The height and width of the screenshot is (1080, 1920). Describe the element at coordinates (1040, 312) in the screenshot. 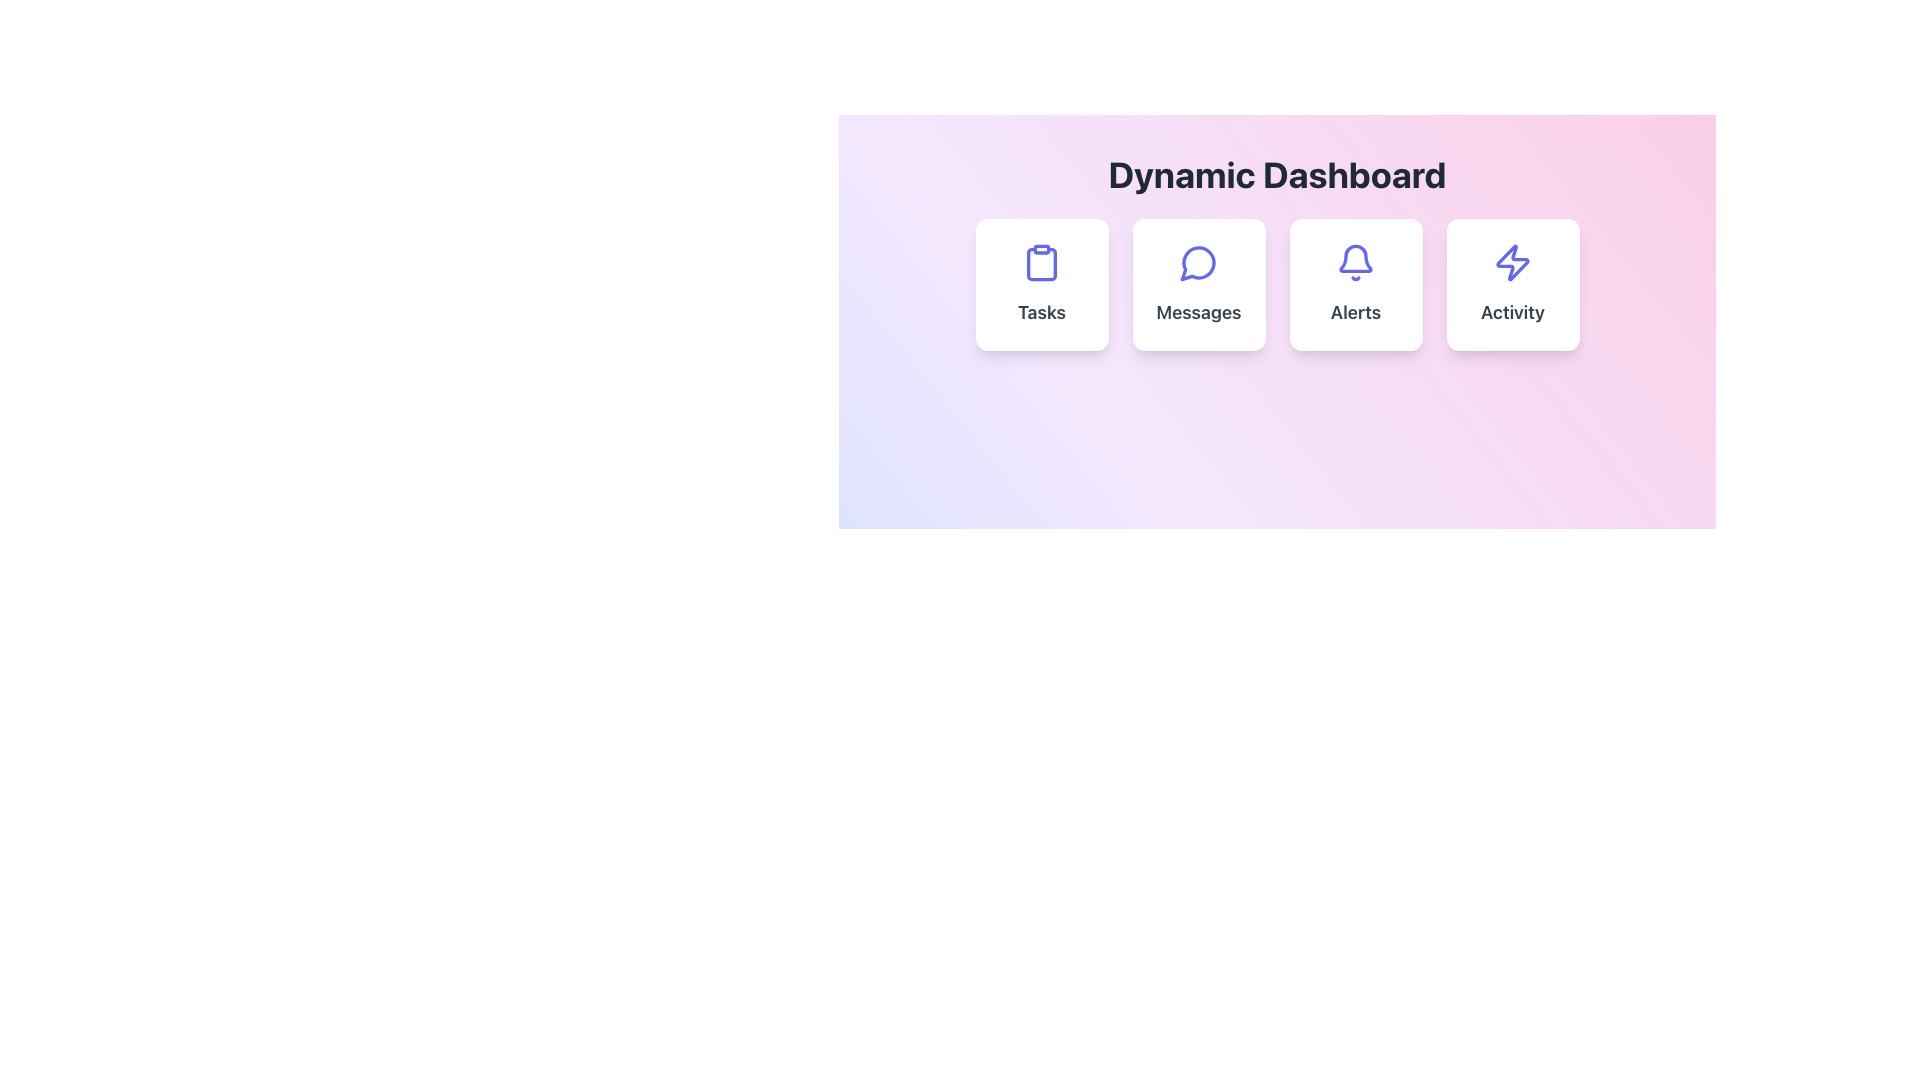

I see `the 'Tasks' text label, which is styled with large gray text and located at the bottom of the first card in a horizontal row, beneath a clipboard icon` at that location.